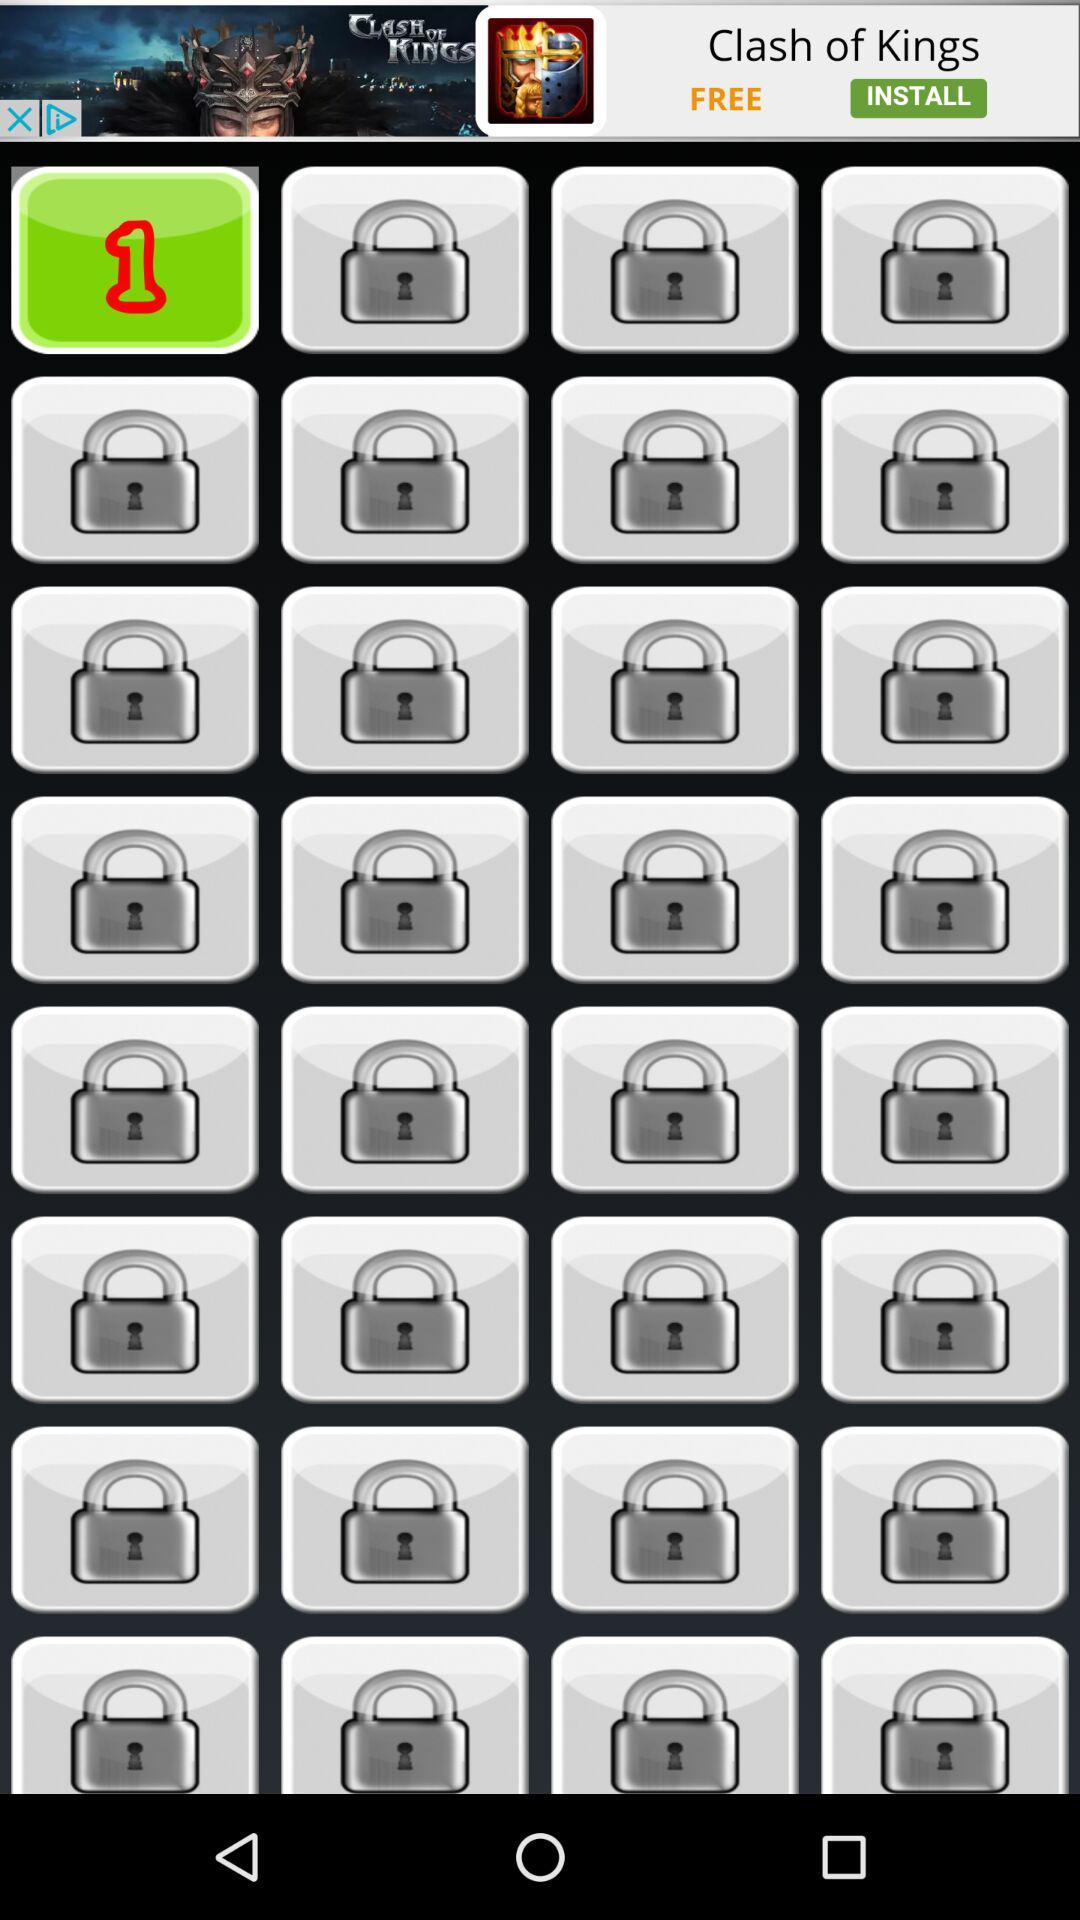  Describe the element at coordinates (135, 469) in the screenshot. I see `level locked` at that location.